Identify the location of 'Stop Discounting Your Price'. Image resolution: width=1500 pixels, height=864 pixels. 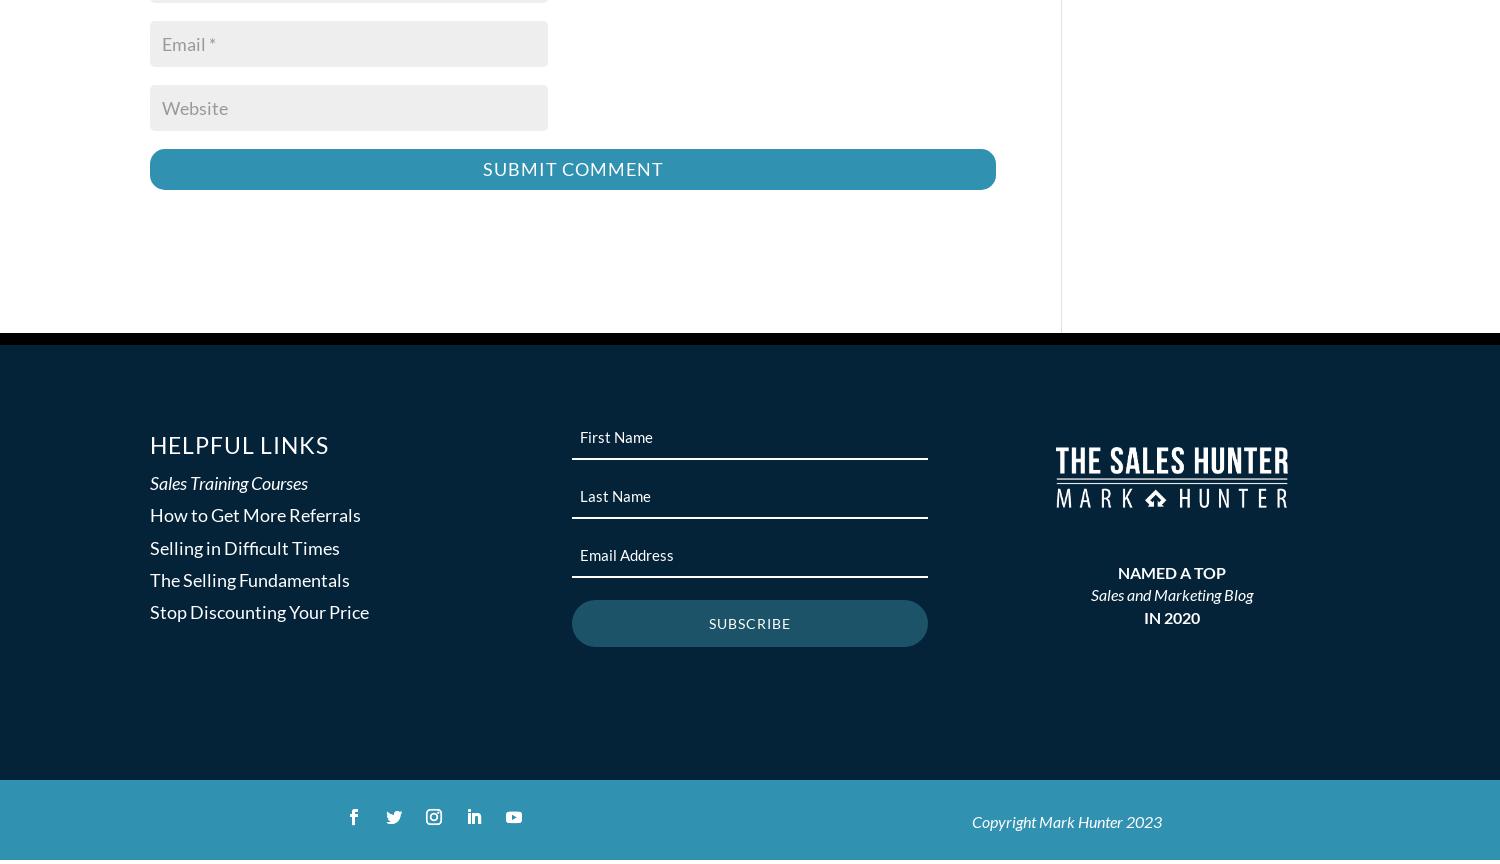
(259, 610).